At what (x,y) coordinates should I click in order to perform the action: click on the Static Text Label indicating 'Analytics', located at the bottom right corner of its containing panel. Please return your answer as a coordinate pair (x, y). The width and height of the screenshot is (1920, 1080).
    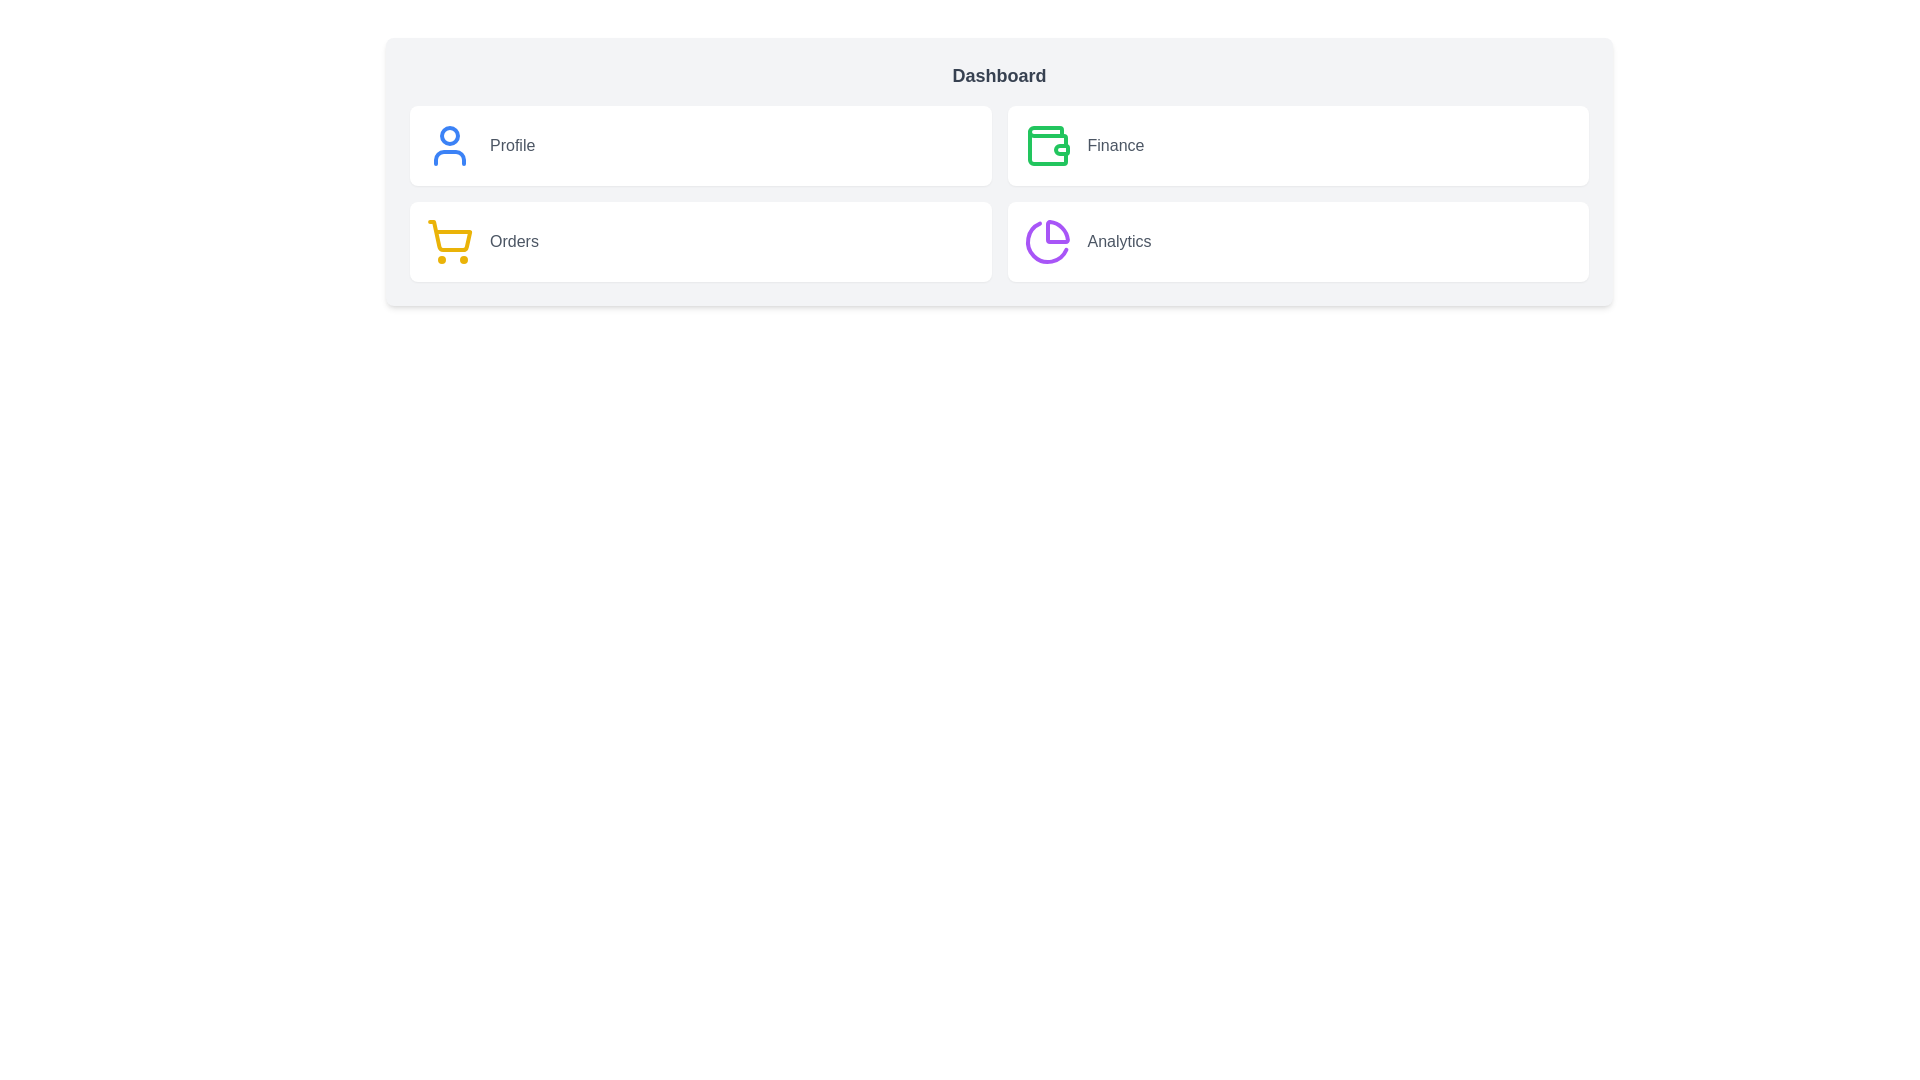
    Looking at the image, I should click on (1118, 241).